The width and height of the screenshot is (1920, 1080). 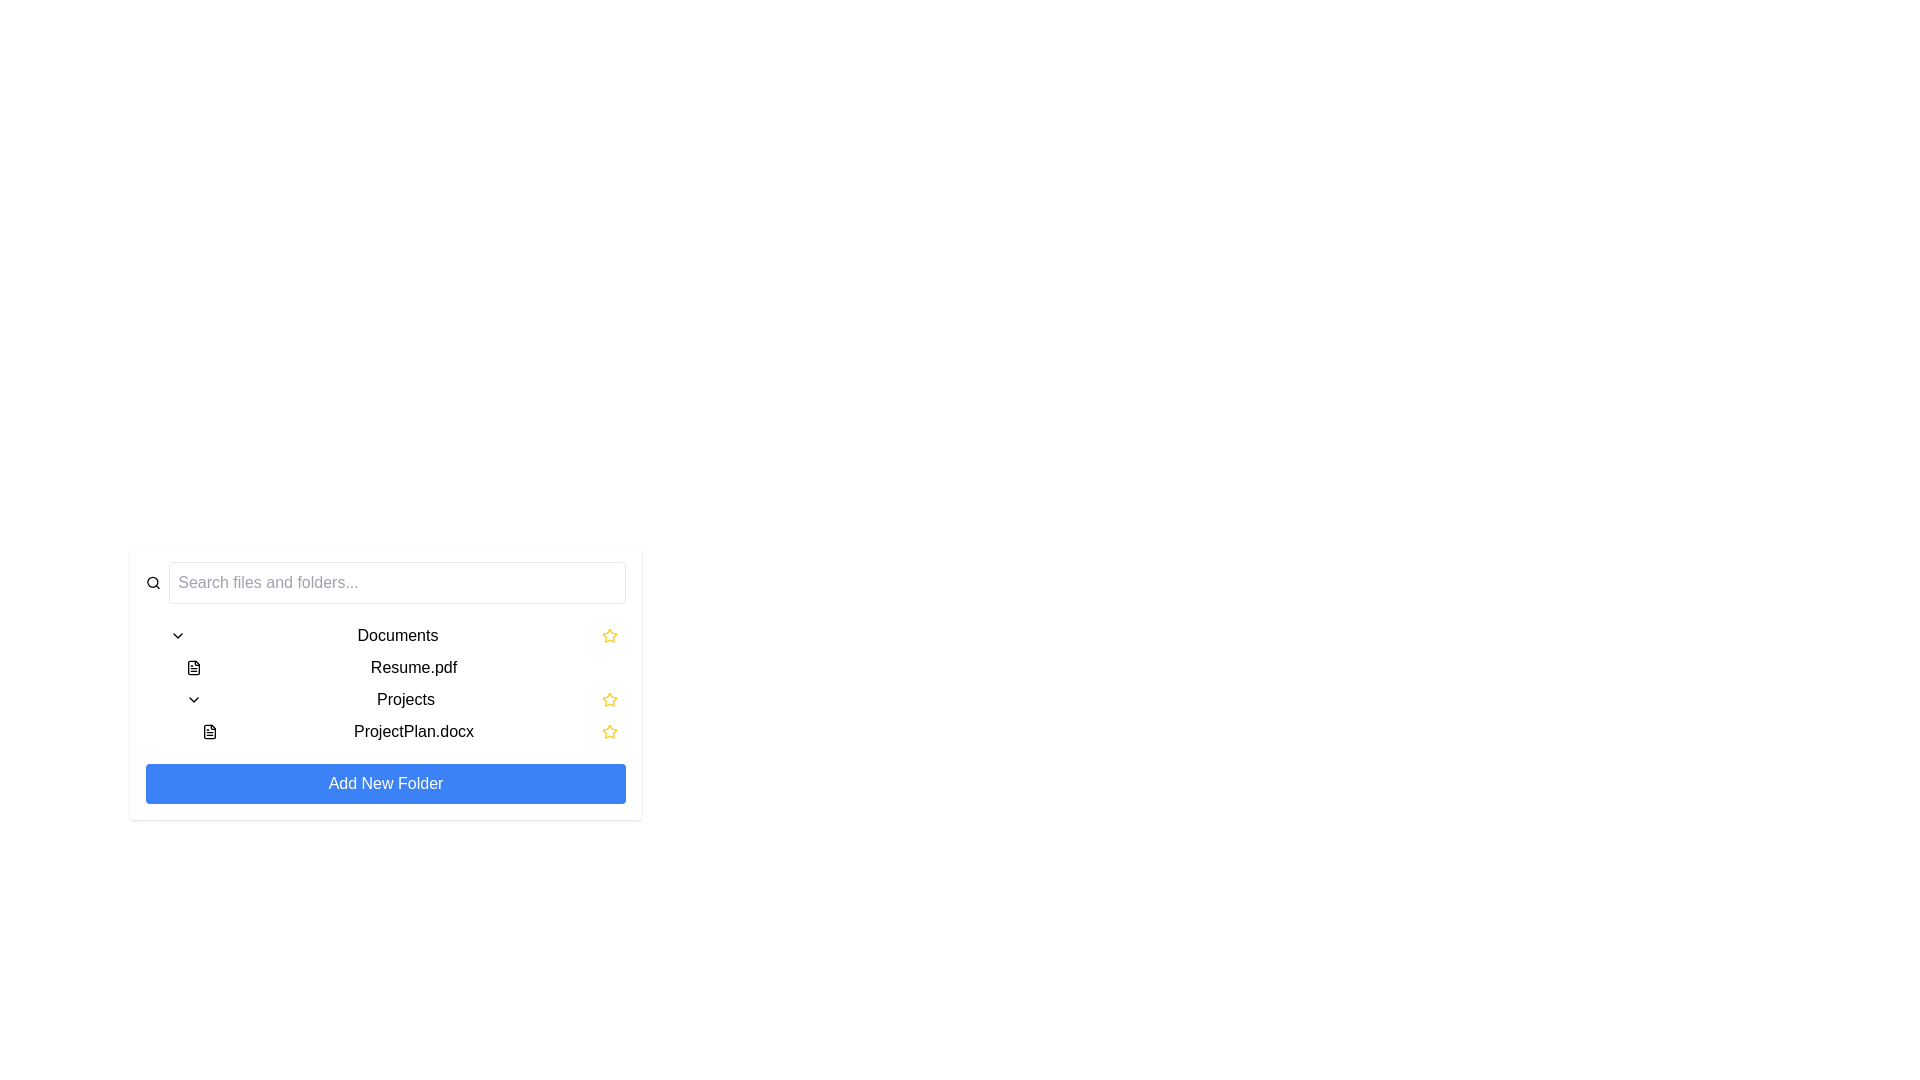 I want to click on the circular portion of the search icon, which is solid colored and located near the top left of the interface, to the left of the search input field, so click(x=152, y=582).